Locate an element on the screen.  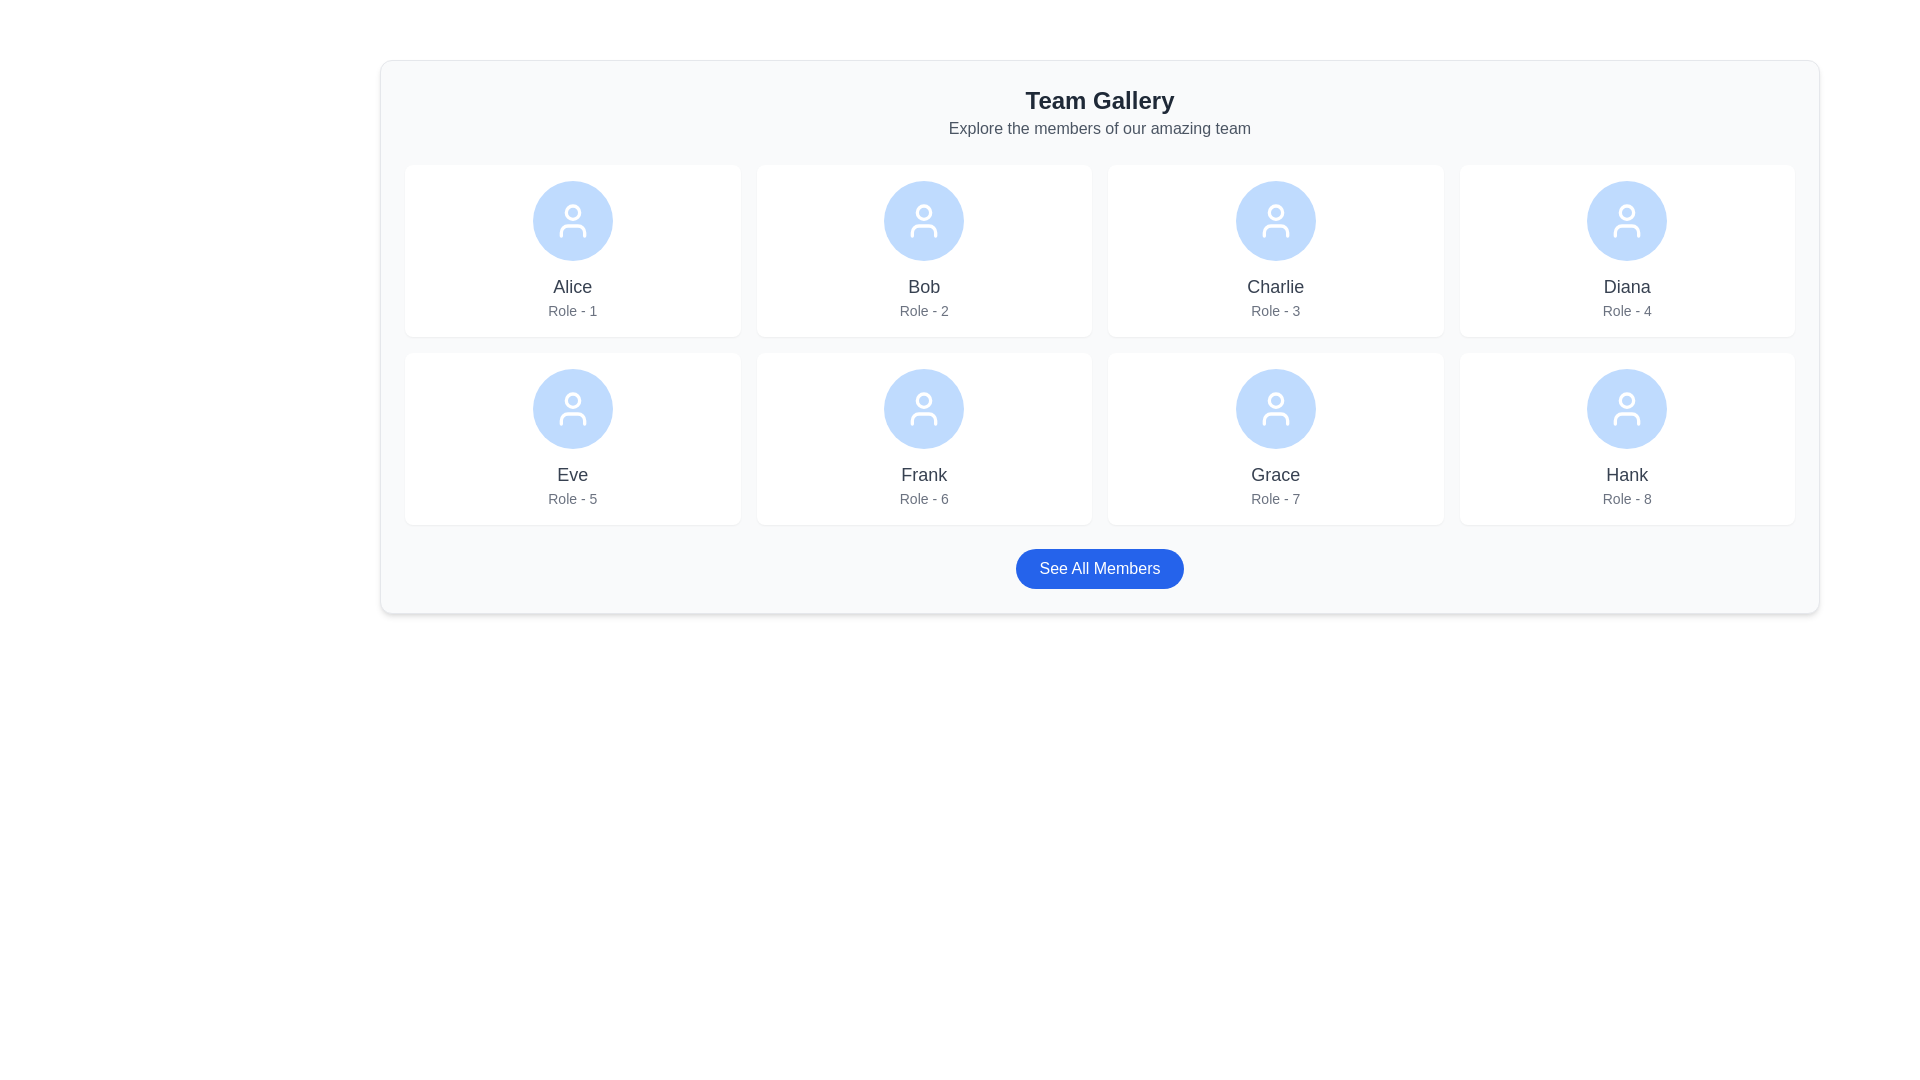
the text label displaying 'Eve', which is styled in a bold, medium-sized font and centered within a white box in the grid layout is located at coordinates (571, 474).